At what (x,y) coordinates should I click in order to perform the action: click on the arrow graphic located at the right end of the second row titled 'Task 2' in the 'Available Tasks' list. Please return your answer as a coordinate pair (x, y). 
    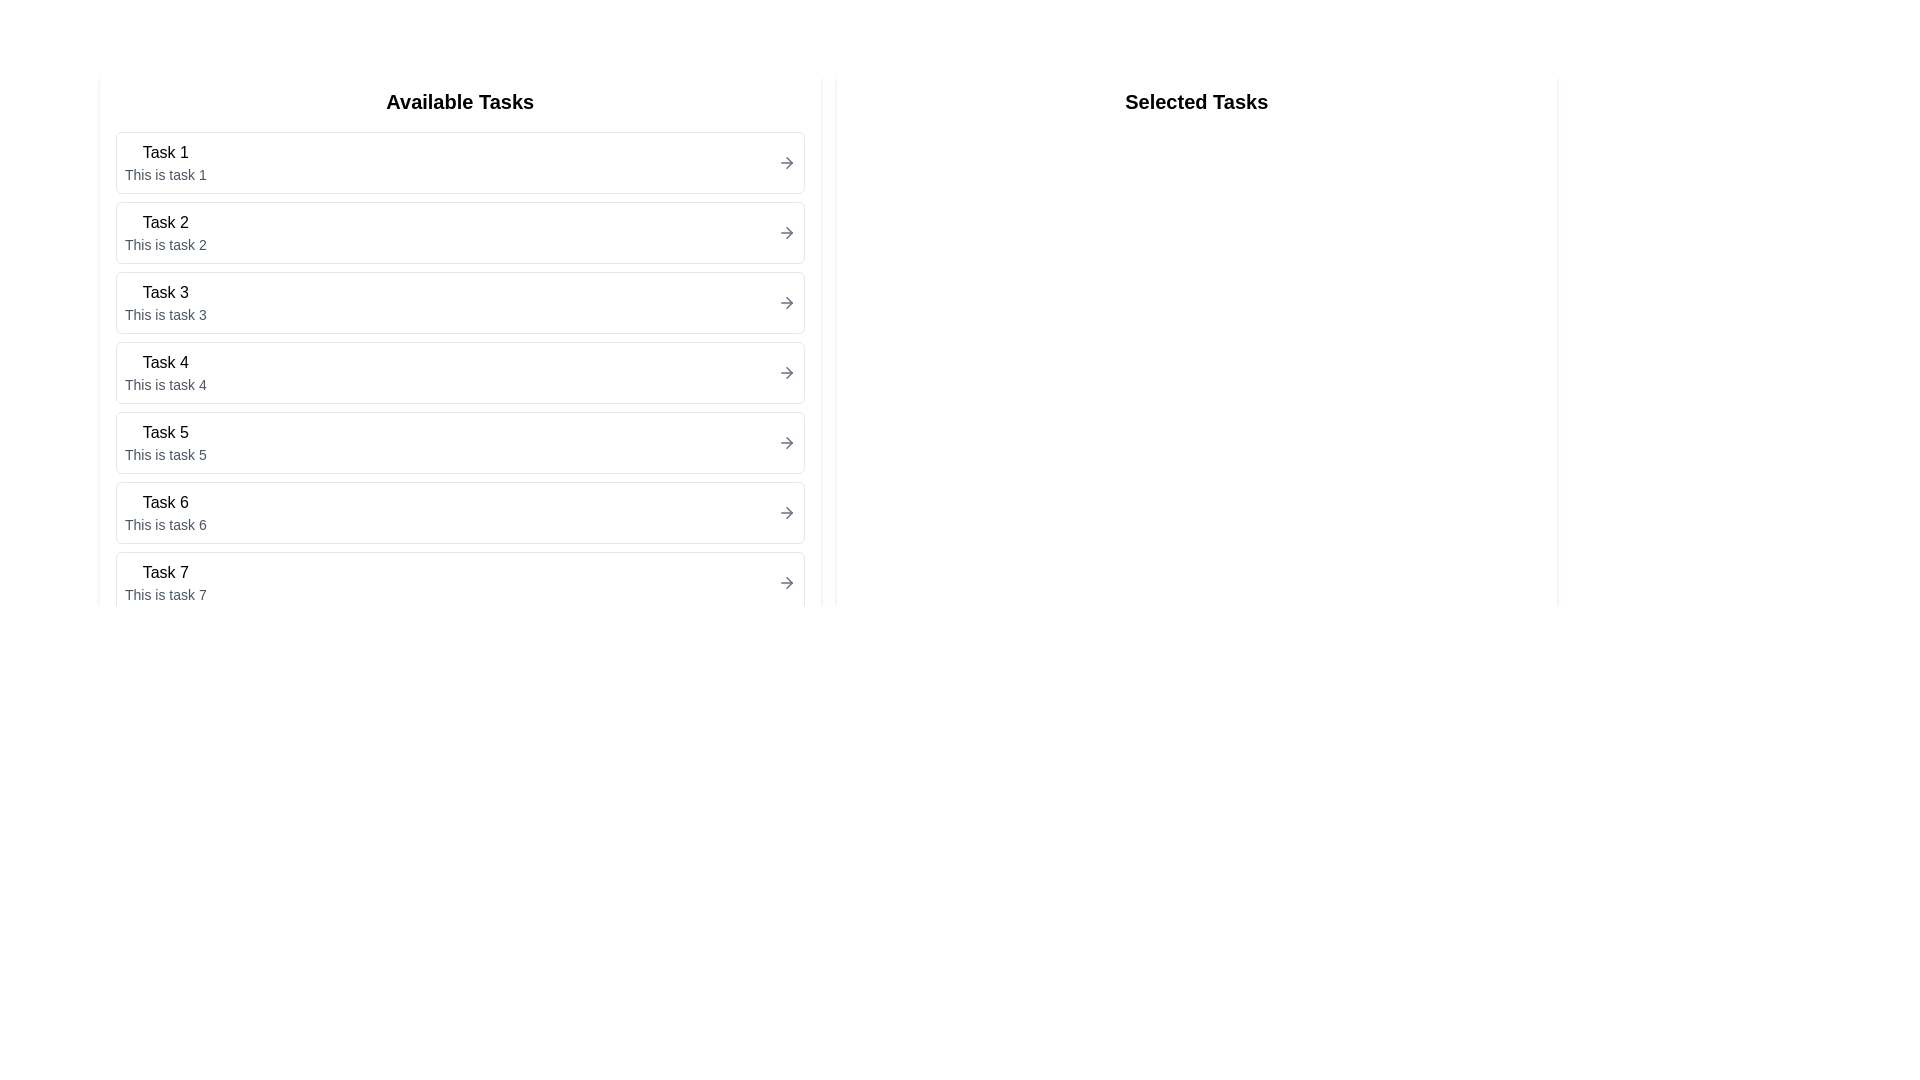
    Looking at the image, I should click on (788, 231).